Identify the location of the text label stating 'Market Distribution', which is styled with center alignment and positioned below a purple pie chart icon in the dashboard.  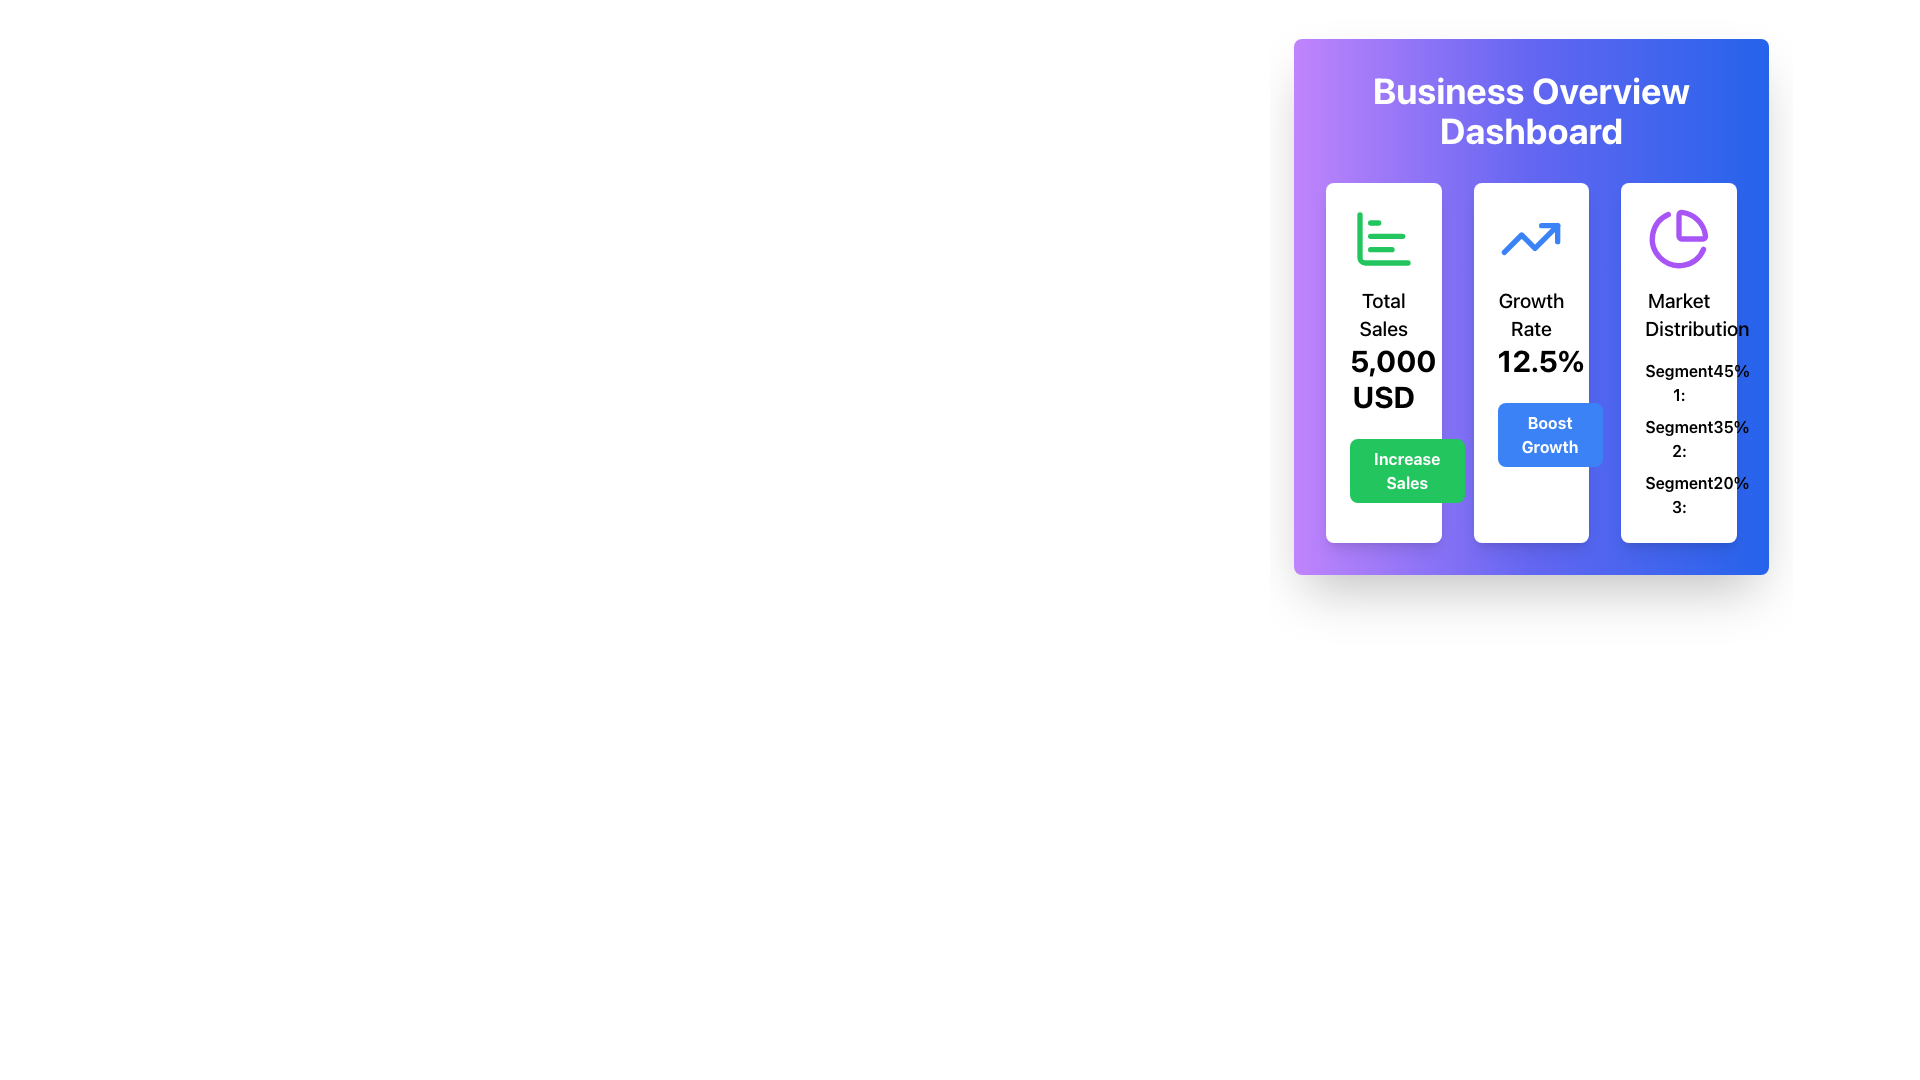
(1679, 315).